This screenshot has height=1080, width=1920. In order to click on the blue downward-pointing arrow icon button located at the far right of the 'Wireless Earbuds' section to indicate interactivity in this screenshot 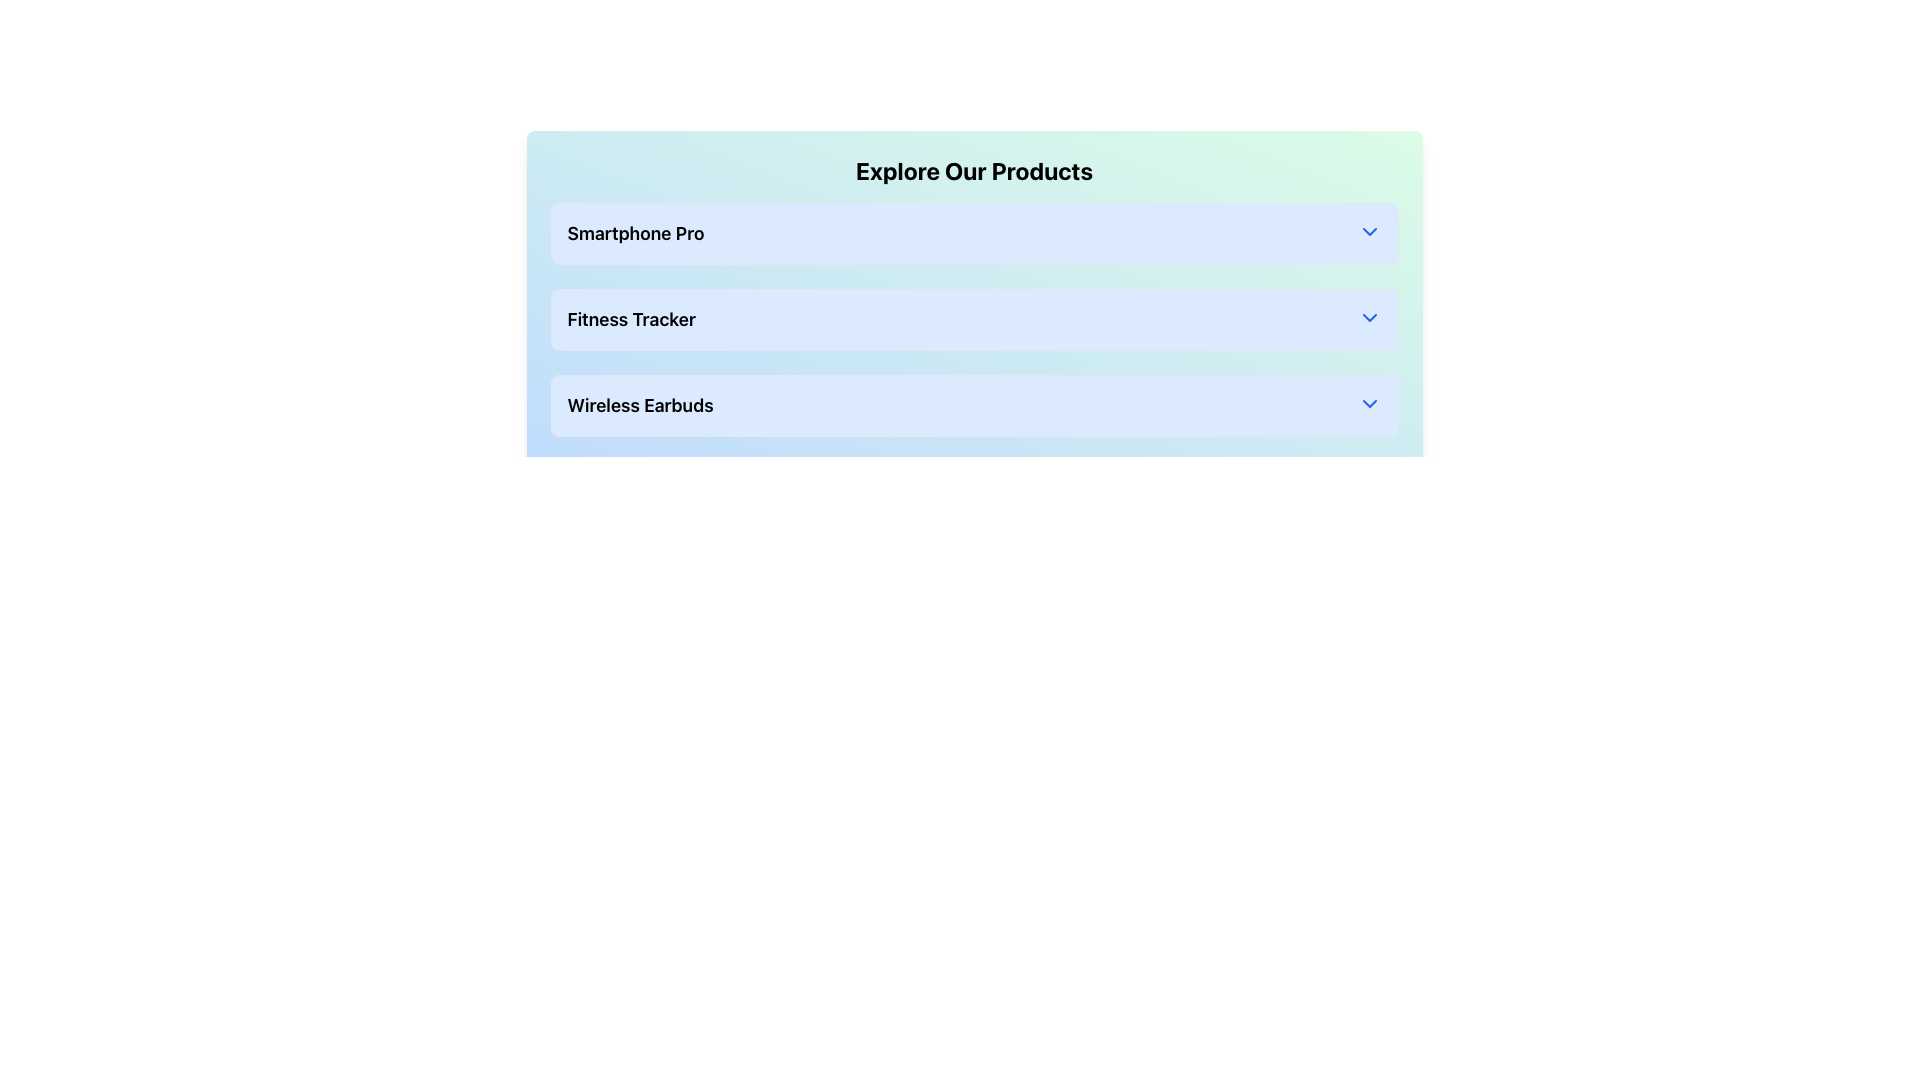, I will do `click(1368, 404)`.